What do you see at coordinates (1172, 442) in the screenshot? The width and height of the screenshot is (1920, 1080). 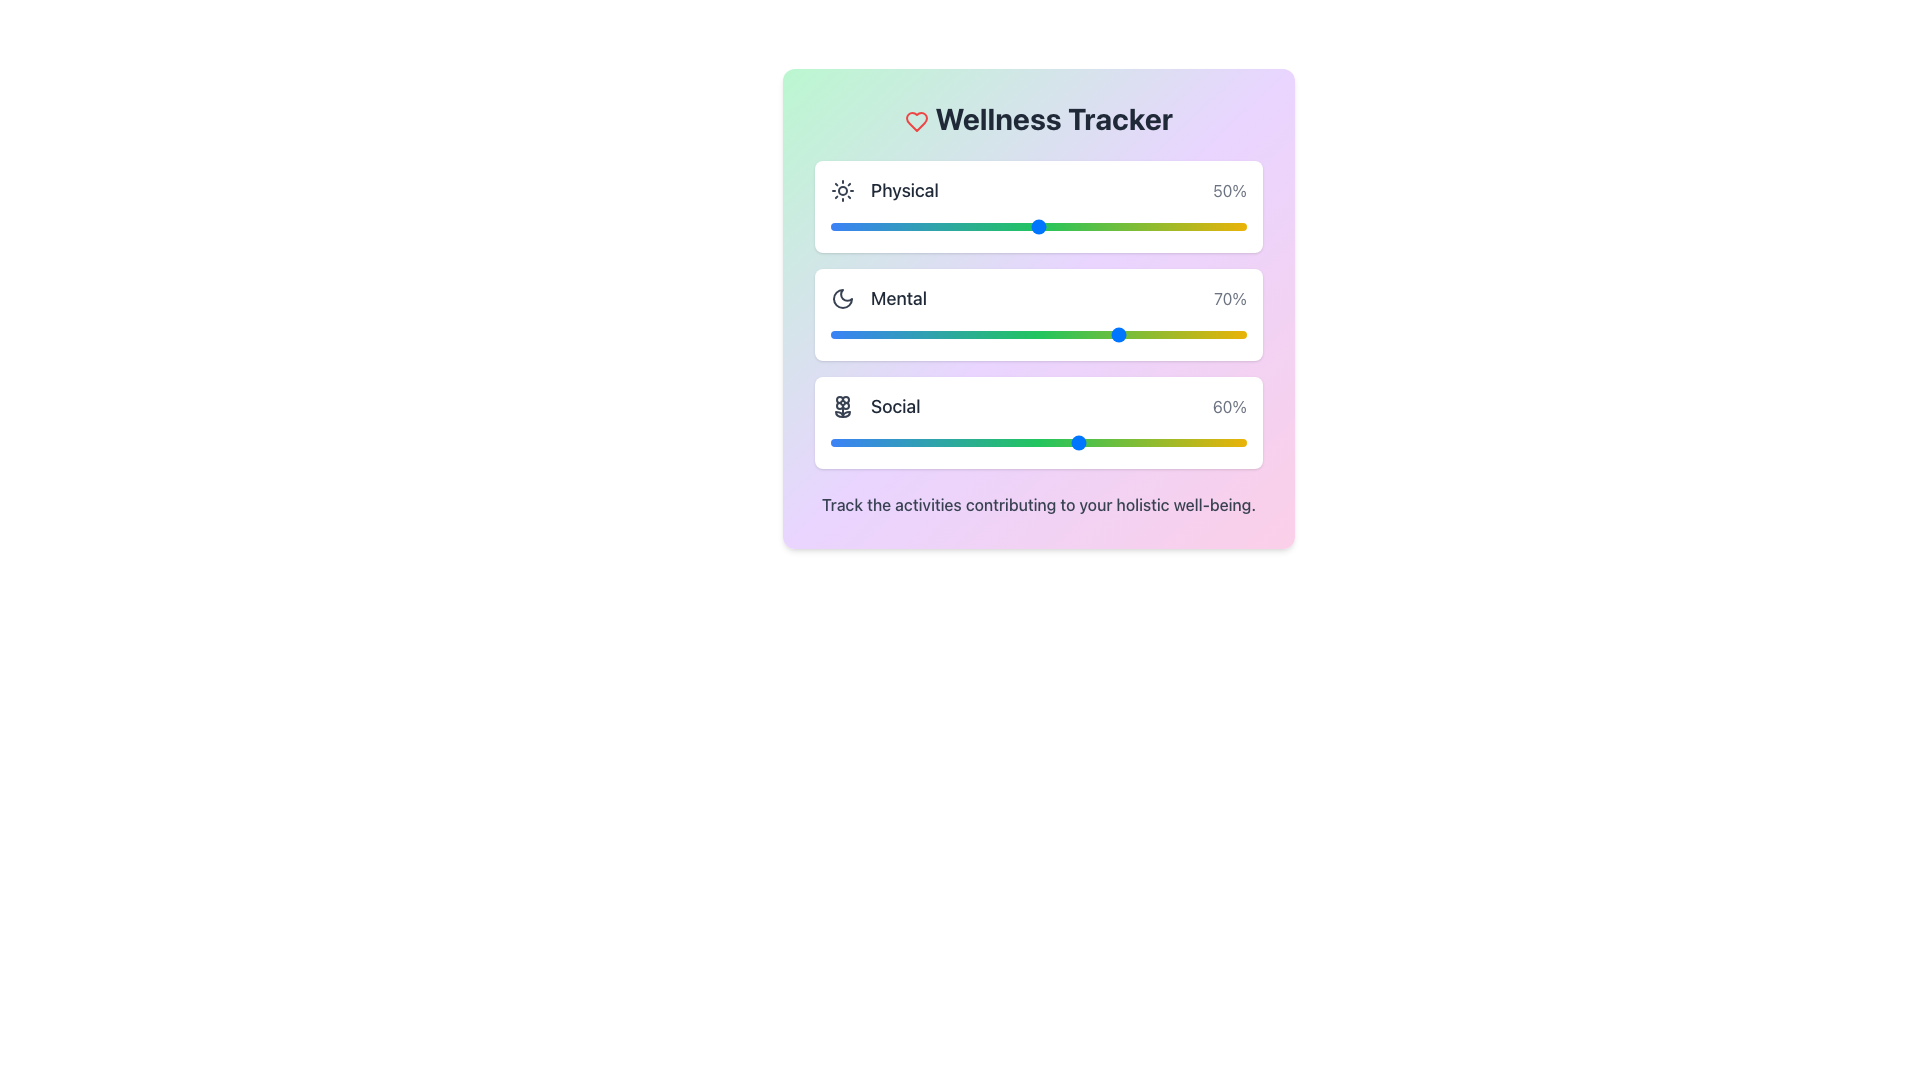 I see `the social well-being percentage` at bounding box center [1172, 442].